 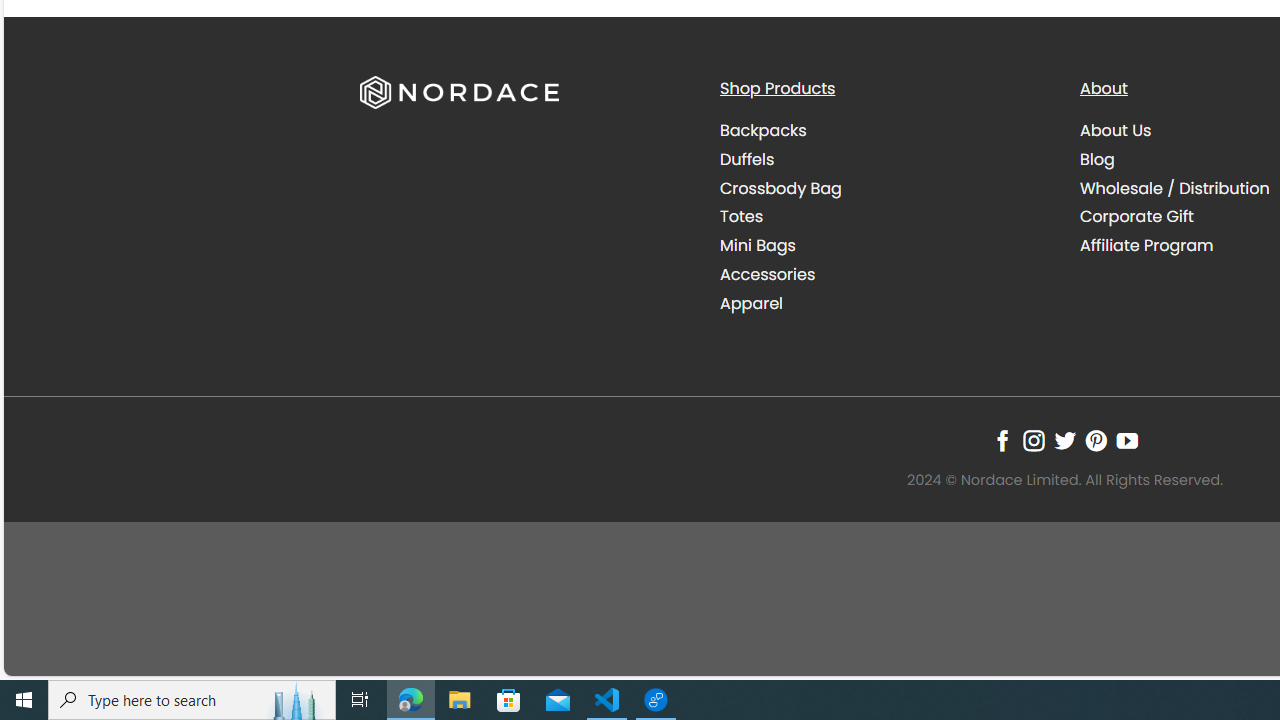 What do you see at coordinates (1033, 440) in the screenshot?
I see `'Follow on Instagram'` at bounding box center [1033, 440].